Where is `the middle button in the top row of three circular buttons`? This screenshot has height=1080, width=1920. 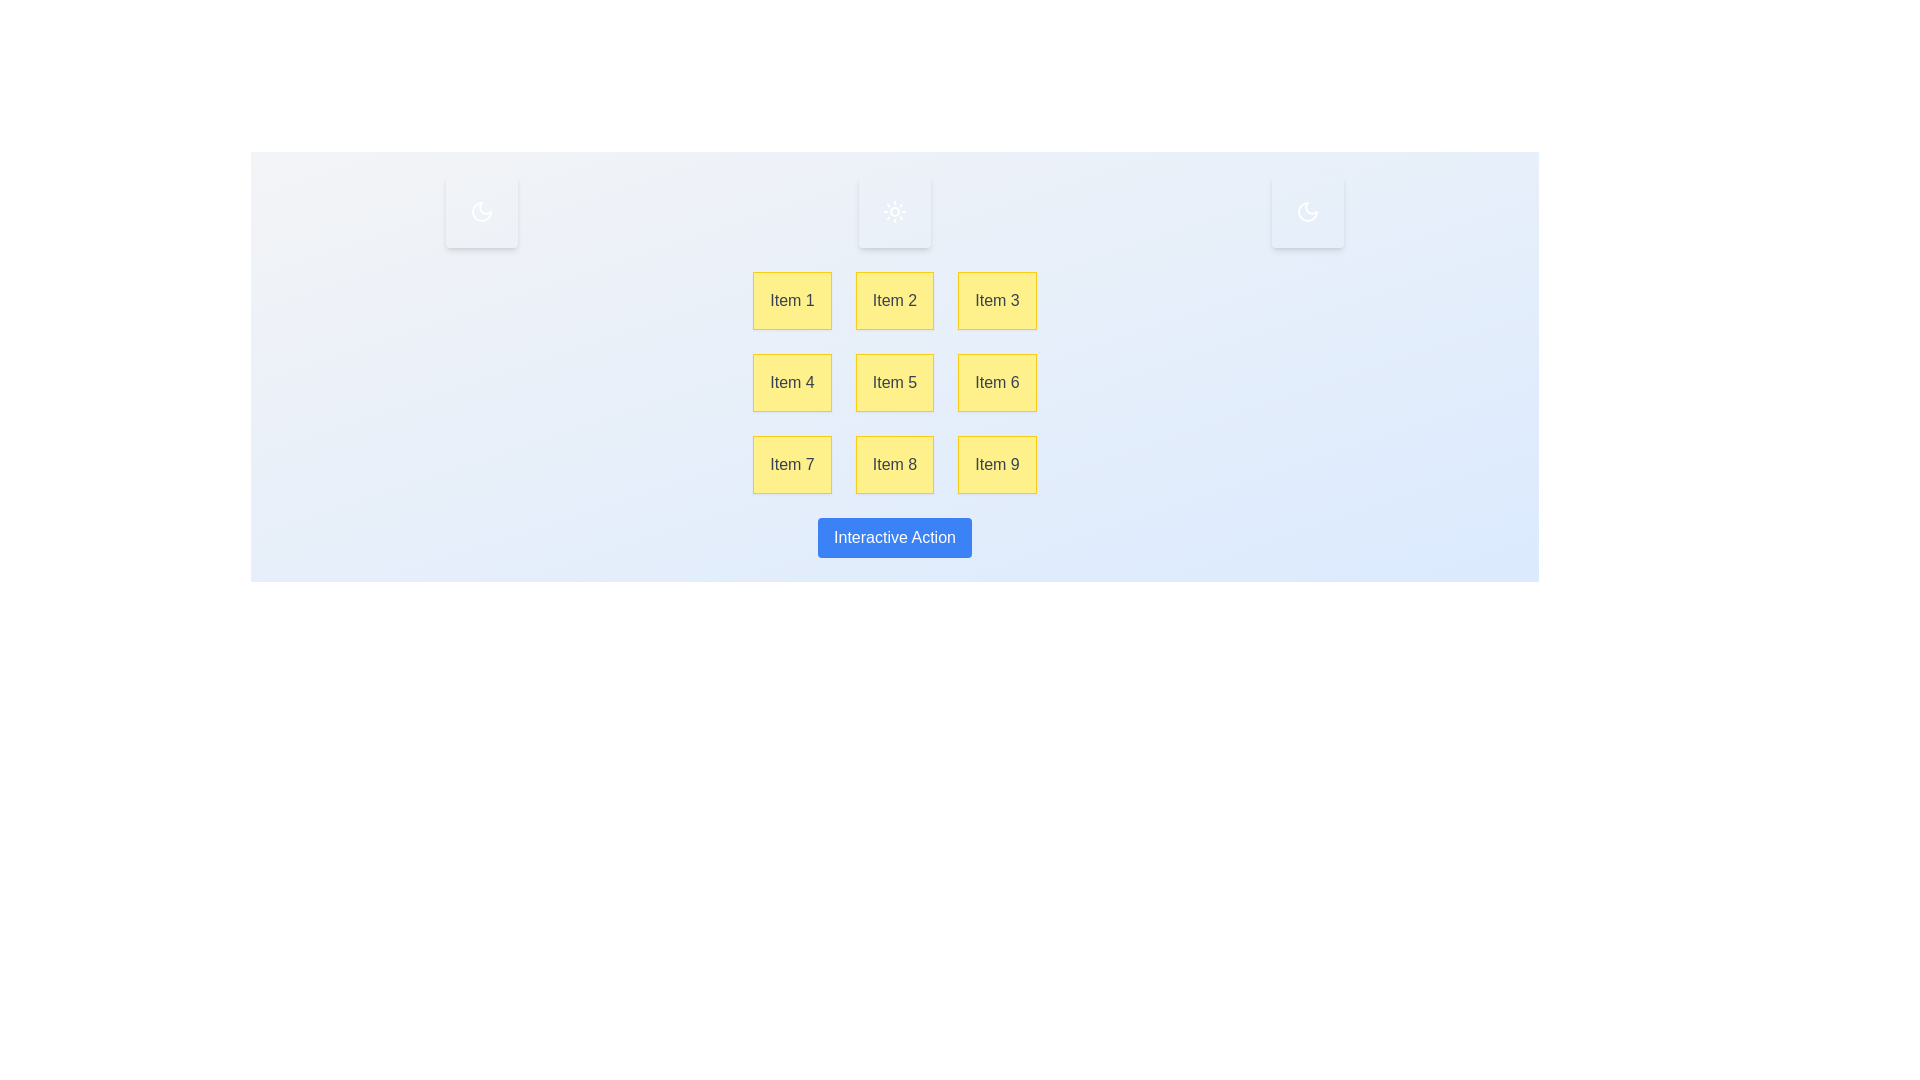 the middle button in the top row of three circular buttons is located at coordinates (893, 212).